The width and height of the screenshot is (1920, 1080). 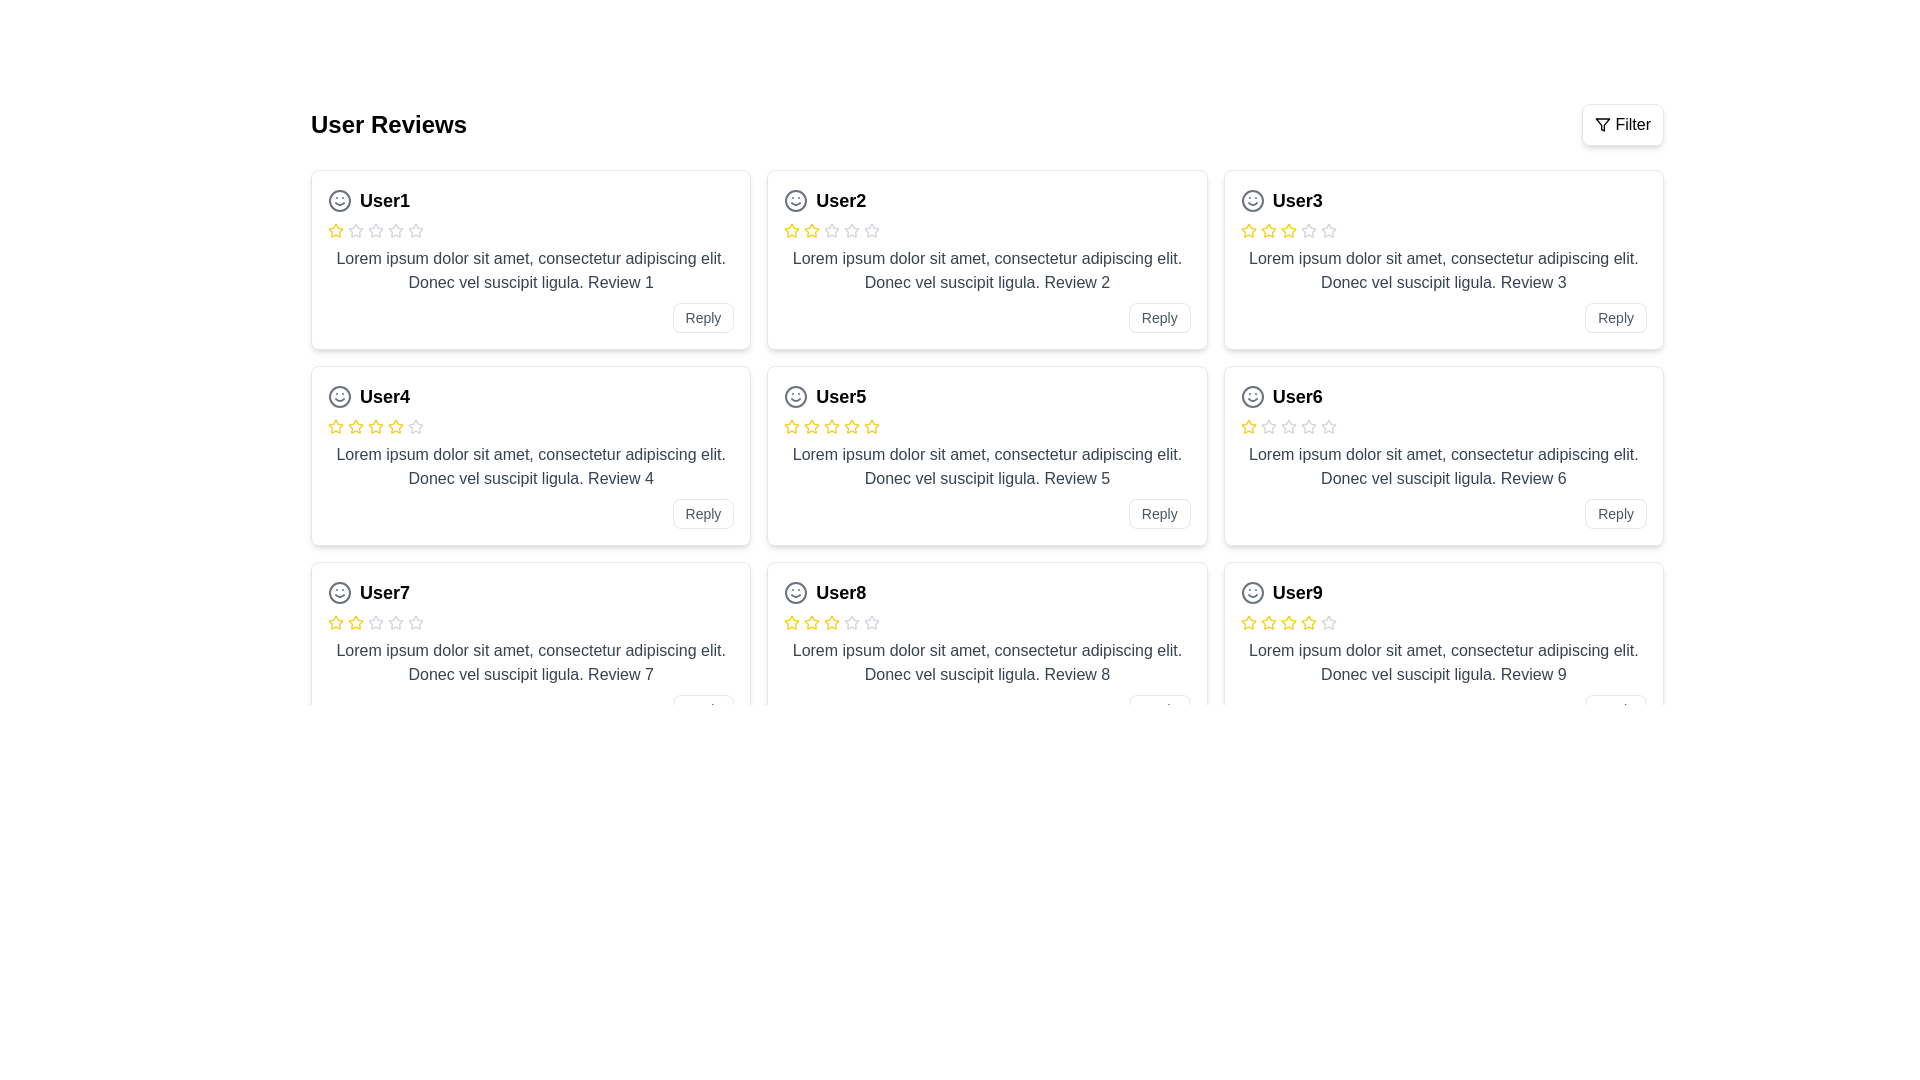 What do you see at coordinates (1308, 426) in the screenshot?
I see `the fifth star icon in a star rating system under the review titled 'User6' located in the bottom-right card of the second row of reviews` at bounding box center [1308, 426].